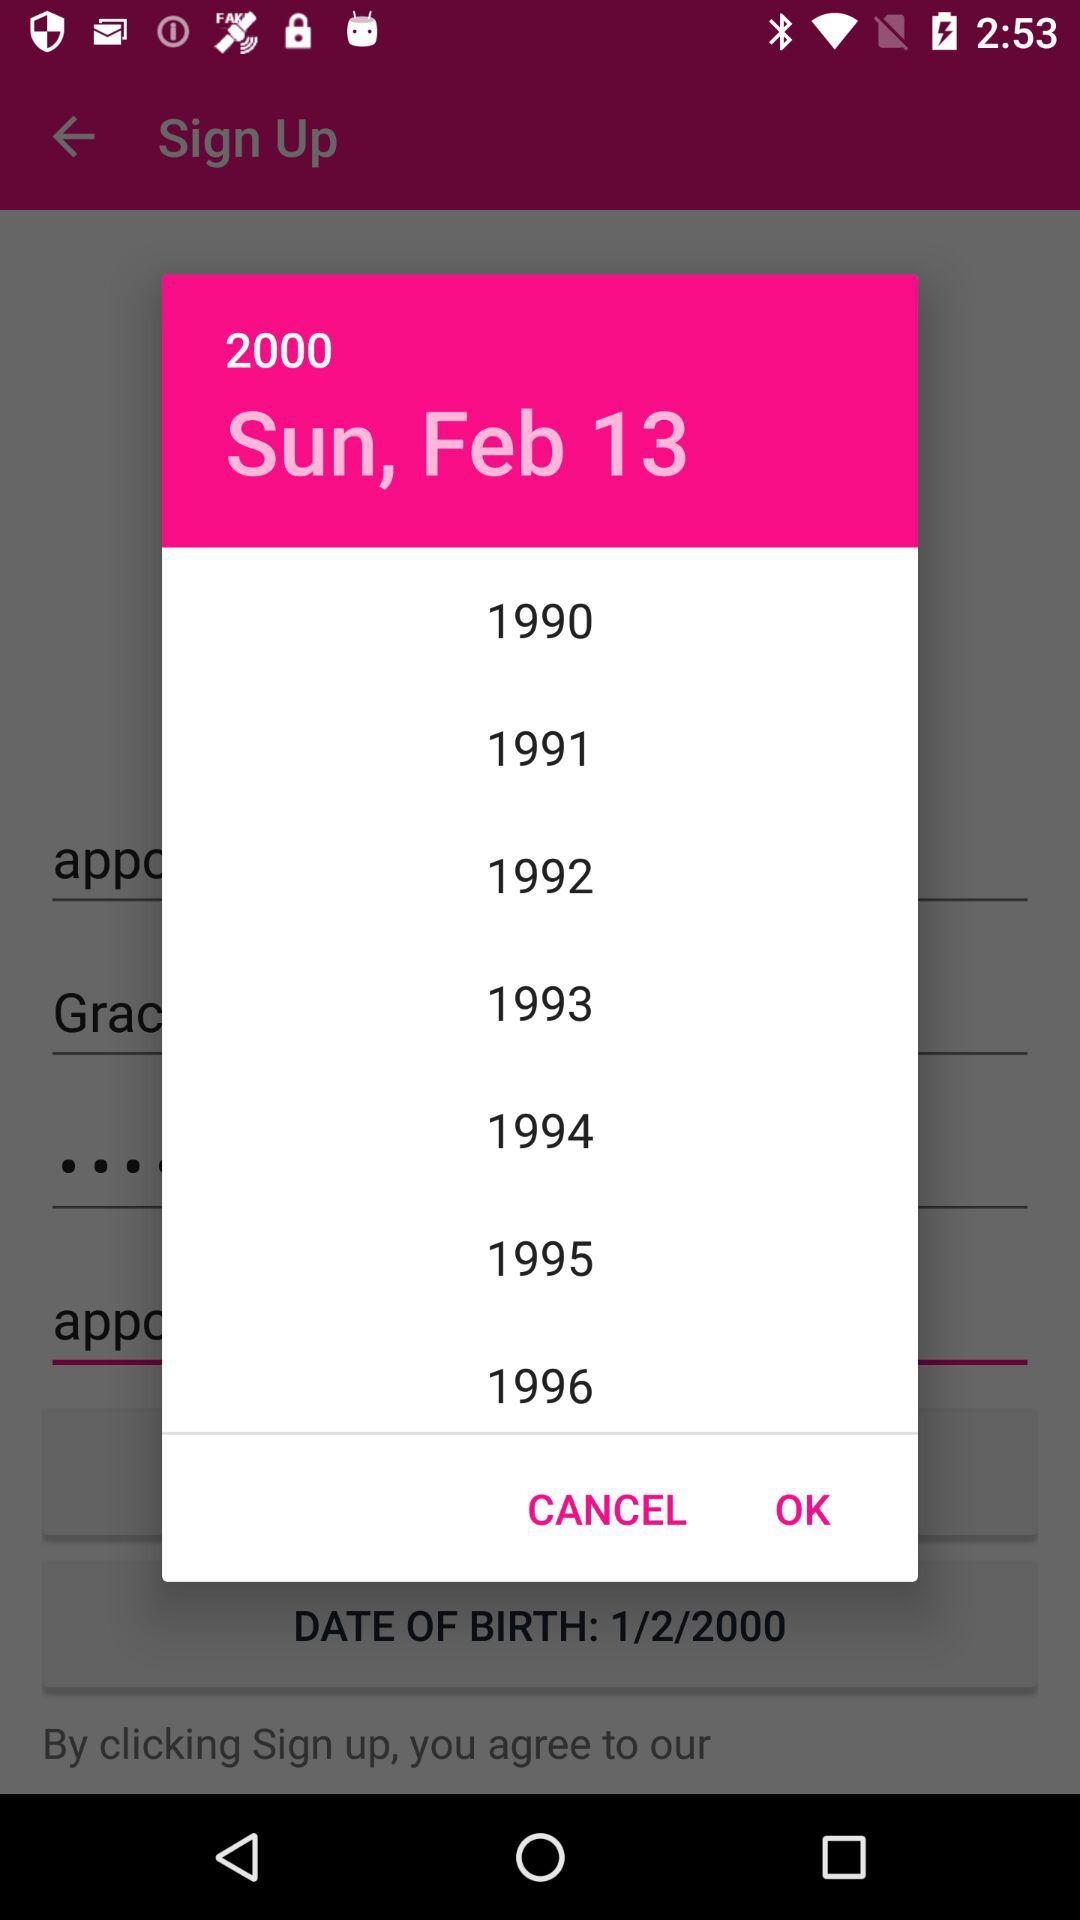  What do you see at coordinates (606, 1508) in the screenshot?
I see `the cancel item` at bounding box center [606, 1508].